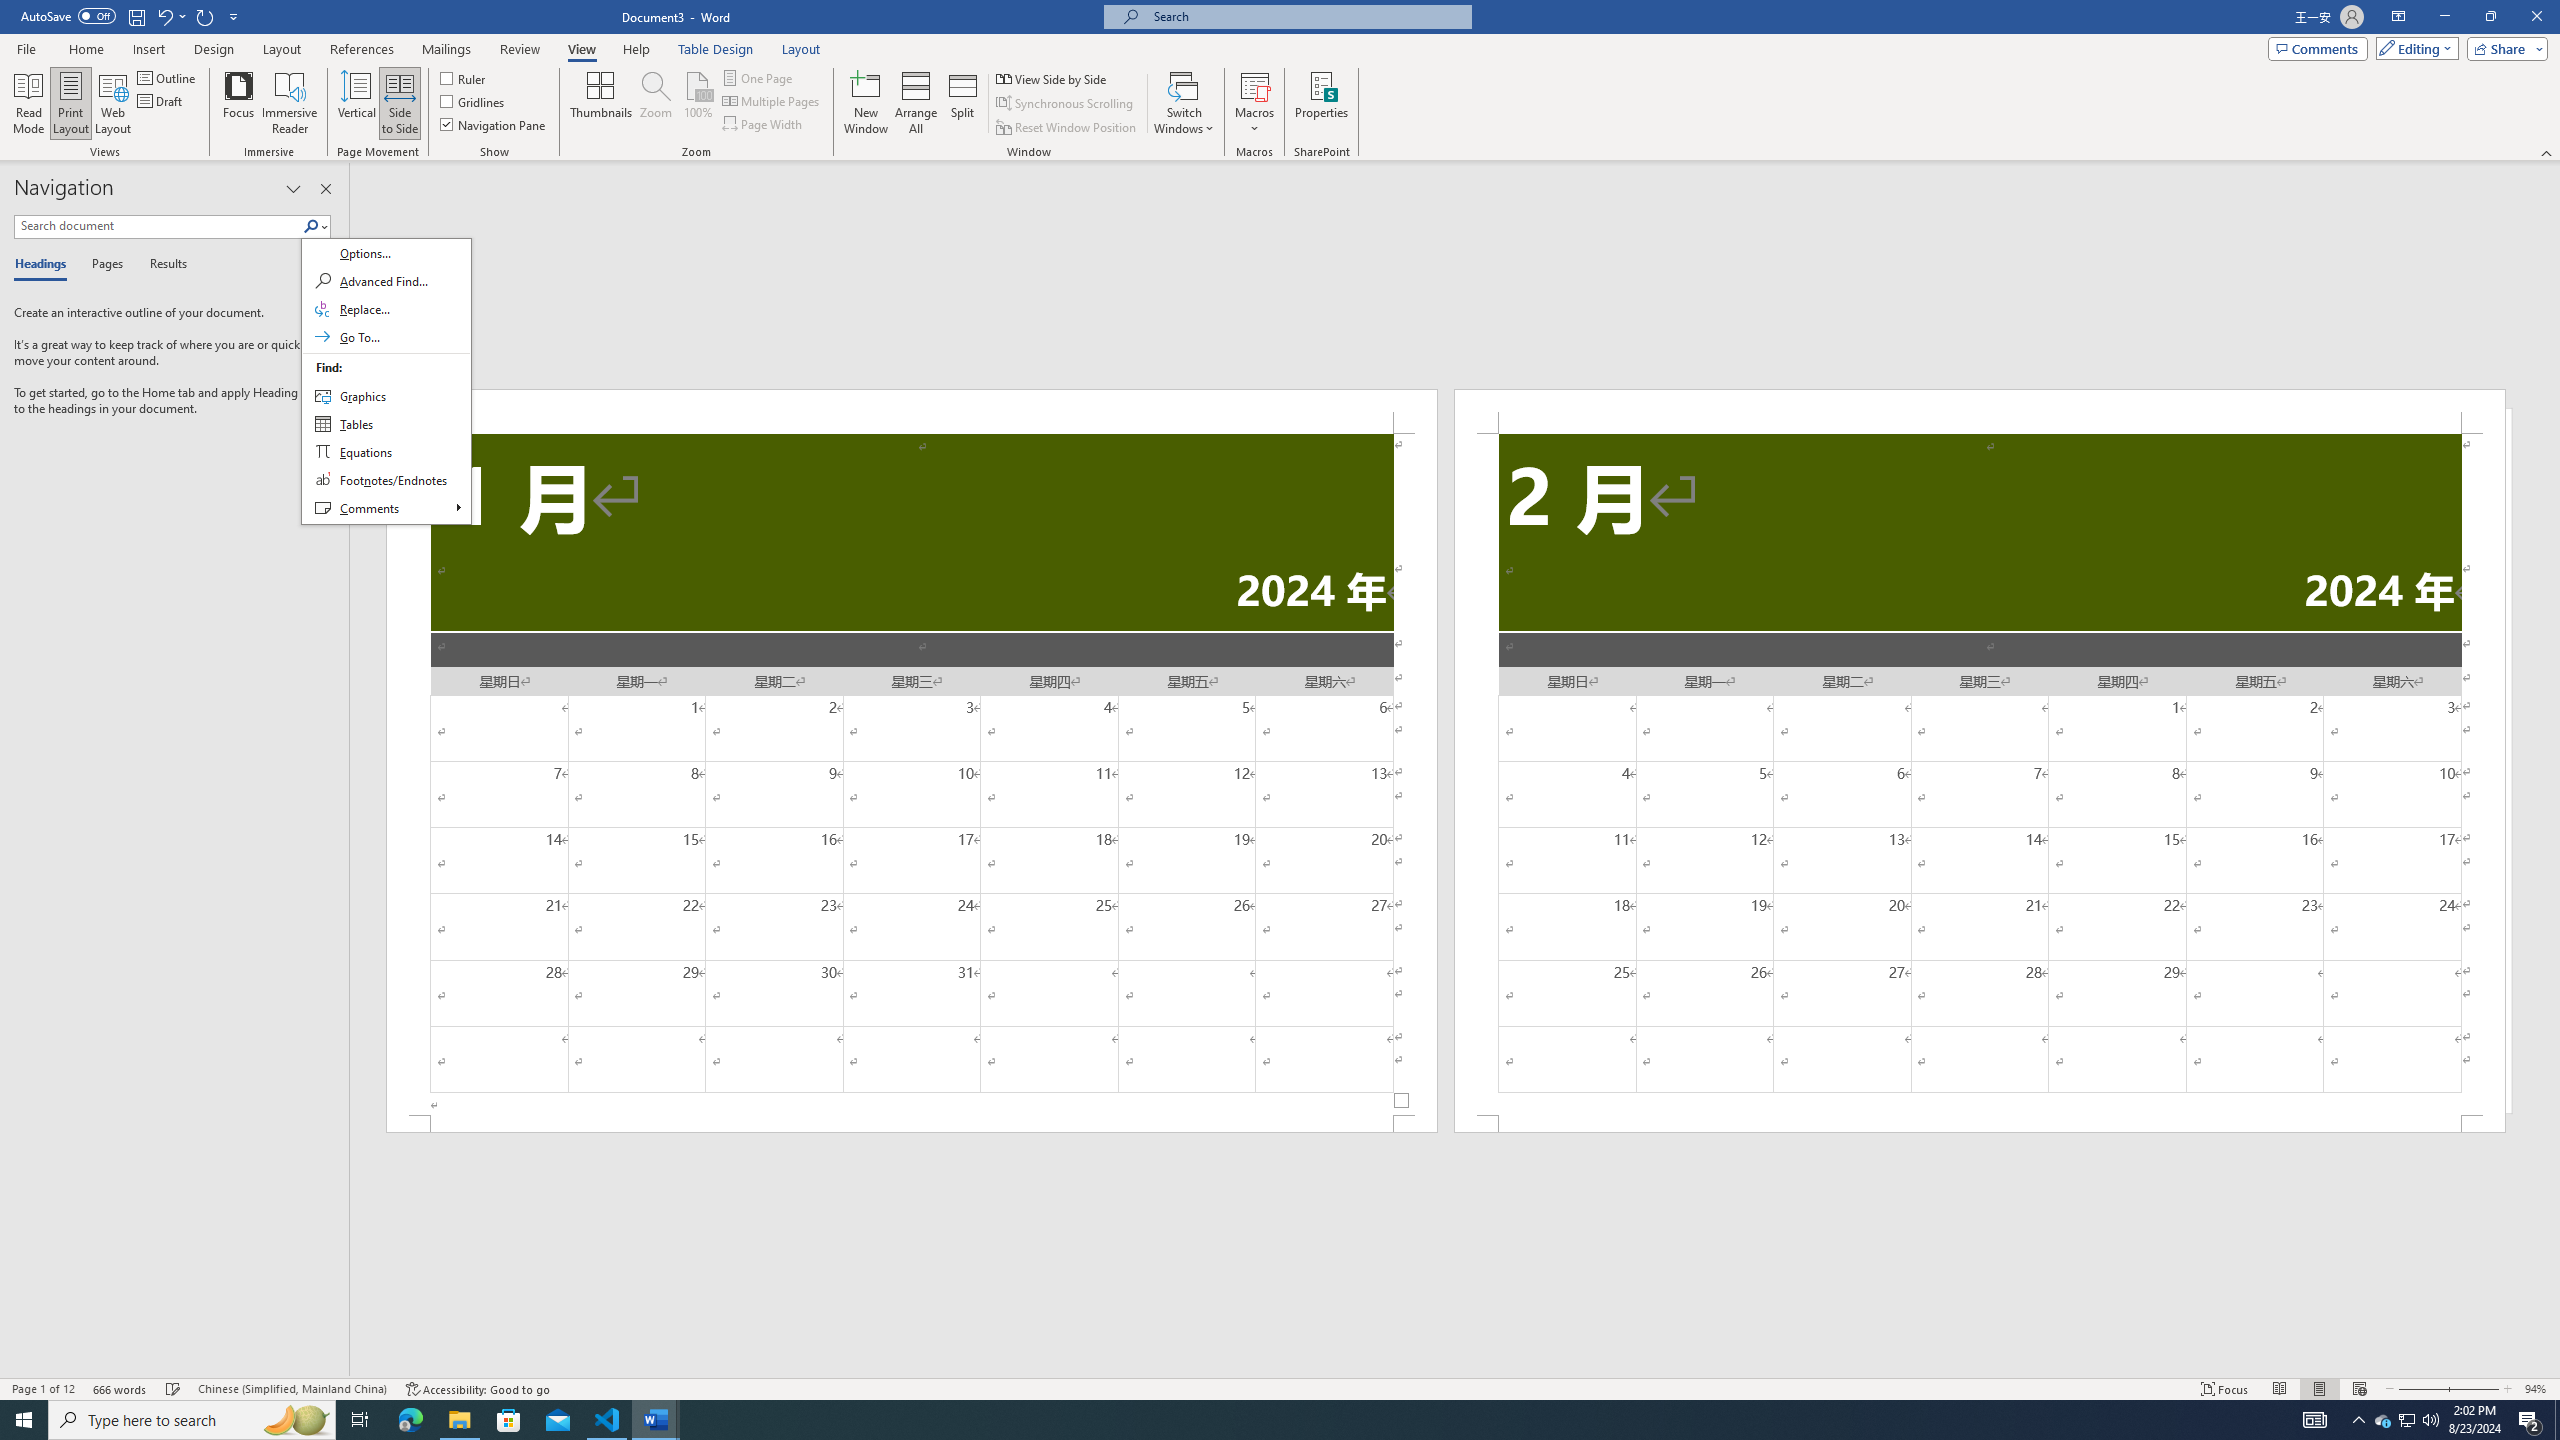 This screenshot has height=1440, width=2560. What do you see at coordinates (697, 103) in the screenshot?
I see `'100%'` at bounding box center [697, 103].